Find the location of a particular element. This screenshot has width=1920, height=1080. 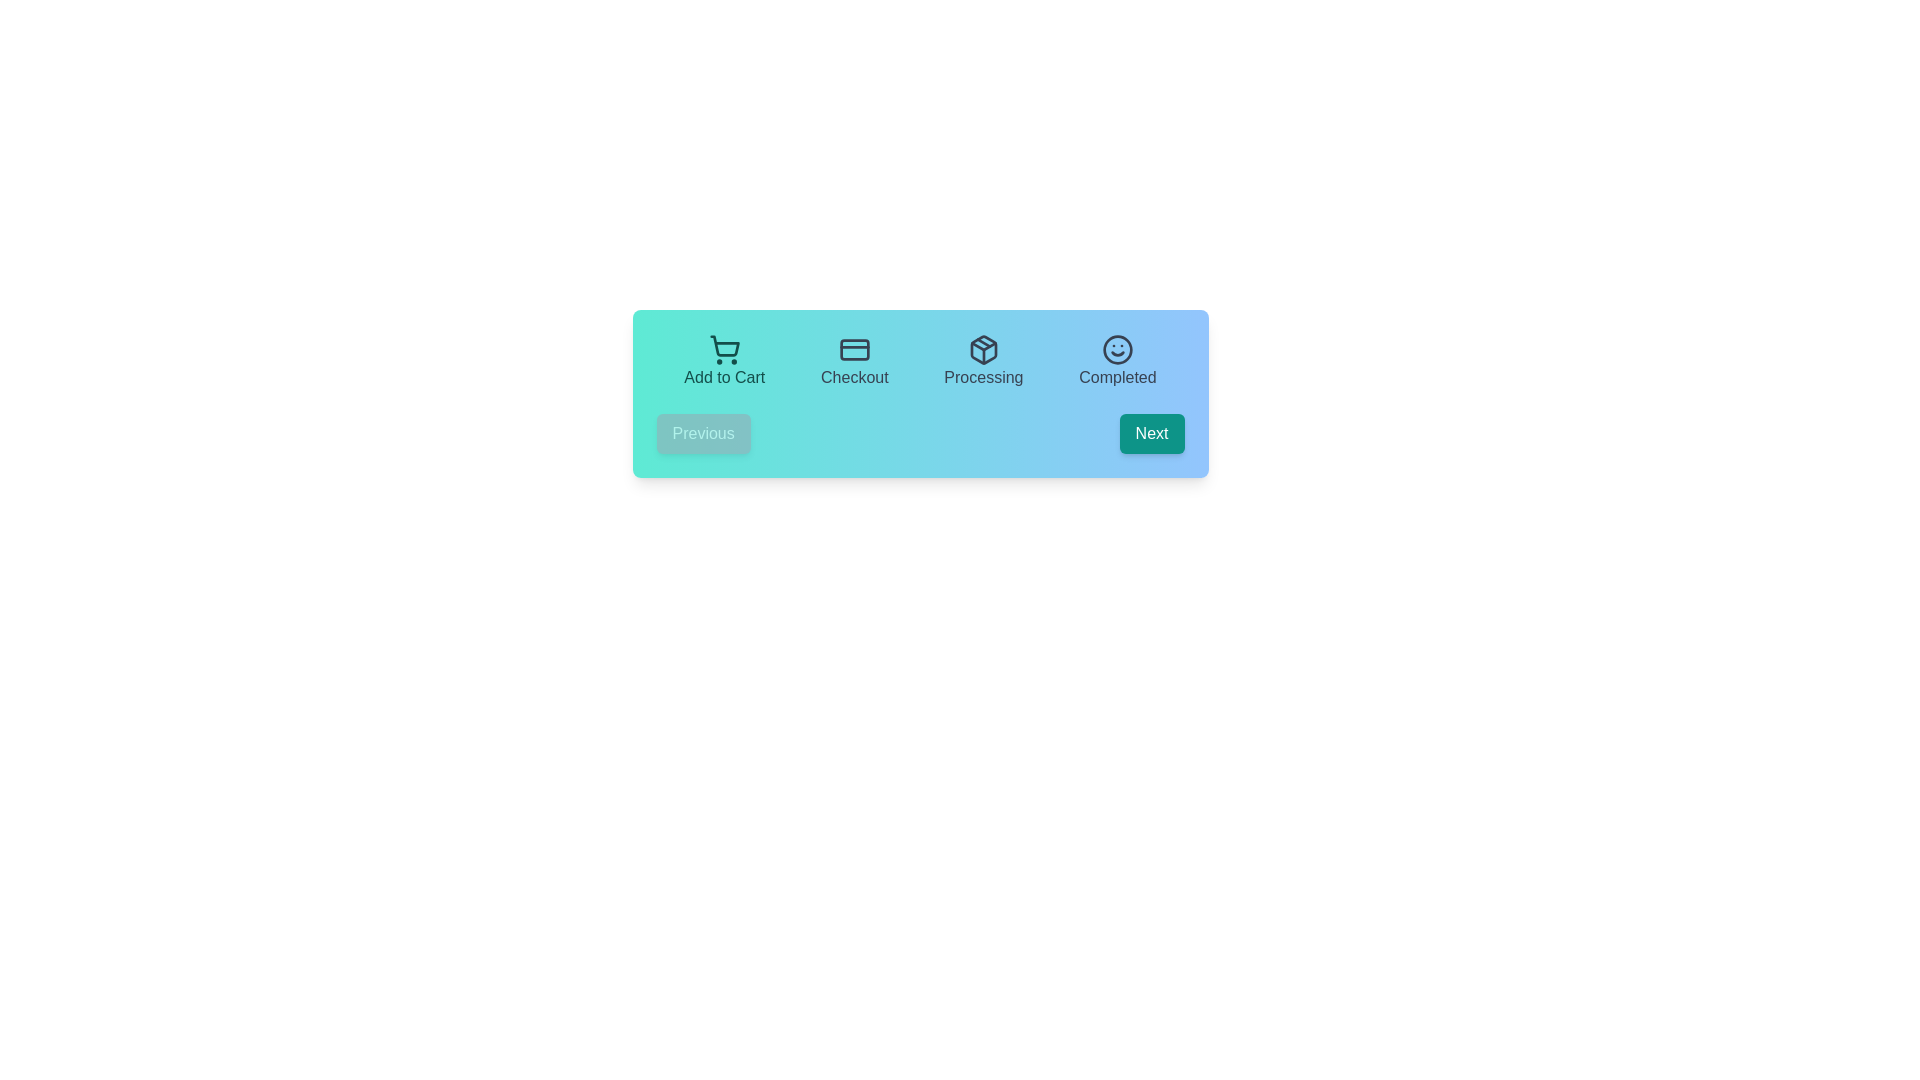

the step Add to Cart to observe the hover effect is located at coordinates (723, 362).